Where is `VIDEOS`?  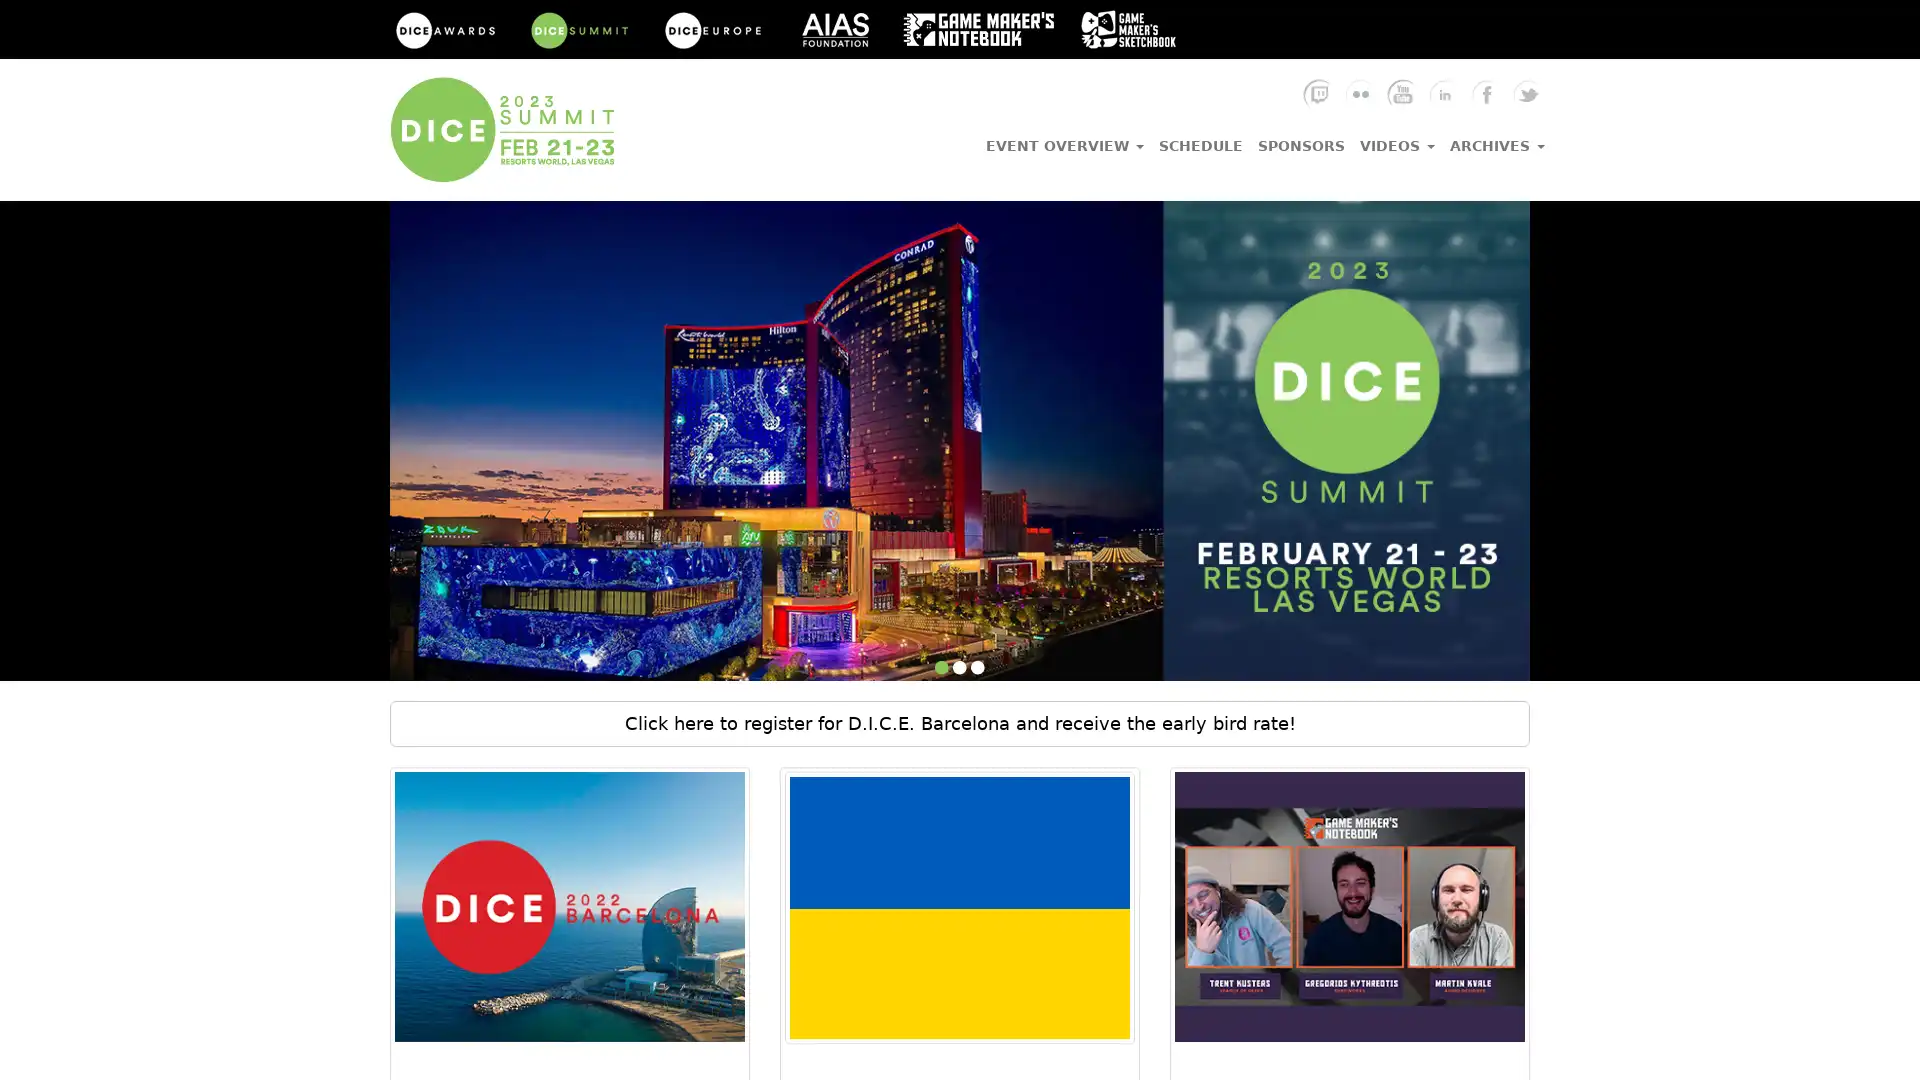
VIDEOS is located at coordinates (1396, 145).